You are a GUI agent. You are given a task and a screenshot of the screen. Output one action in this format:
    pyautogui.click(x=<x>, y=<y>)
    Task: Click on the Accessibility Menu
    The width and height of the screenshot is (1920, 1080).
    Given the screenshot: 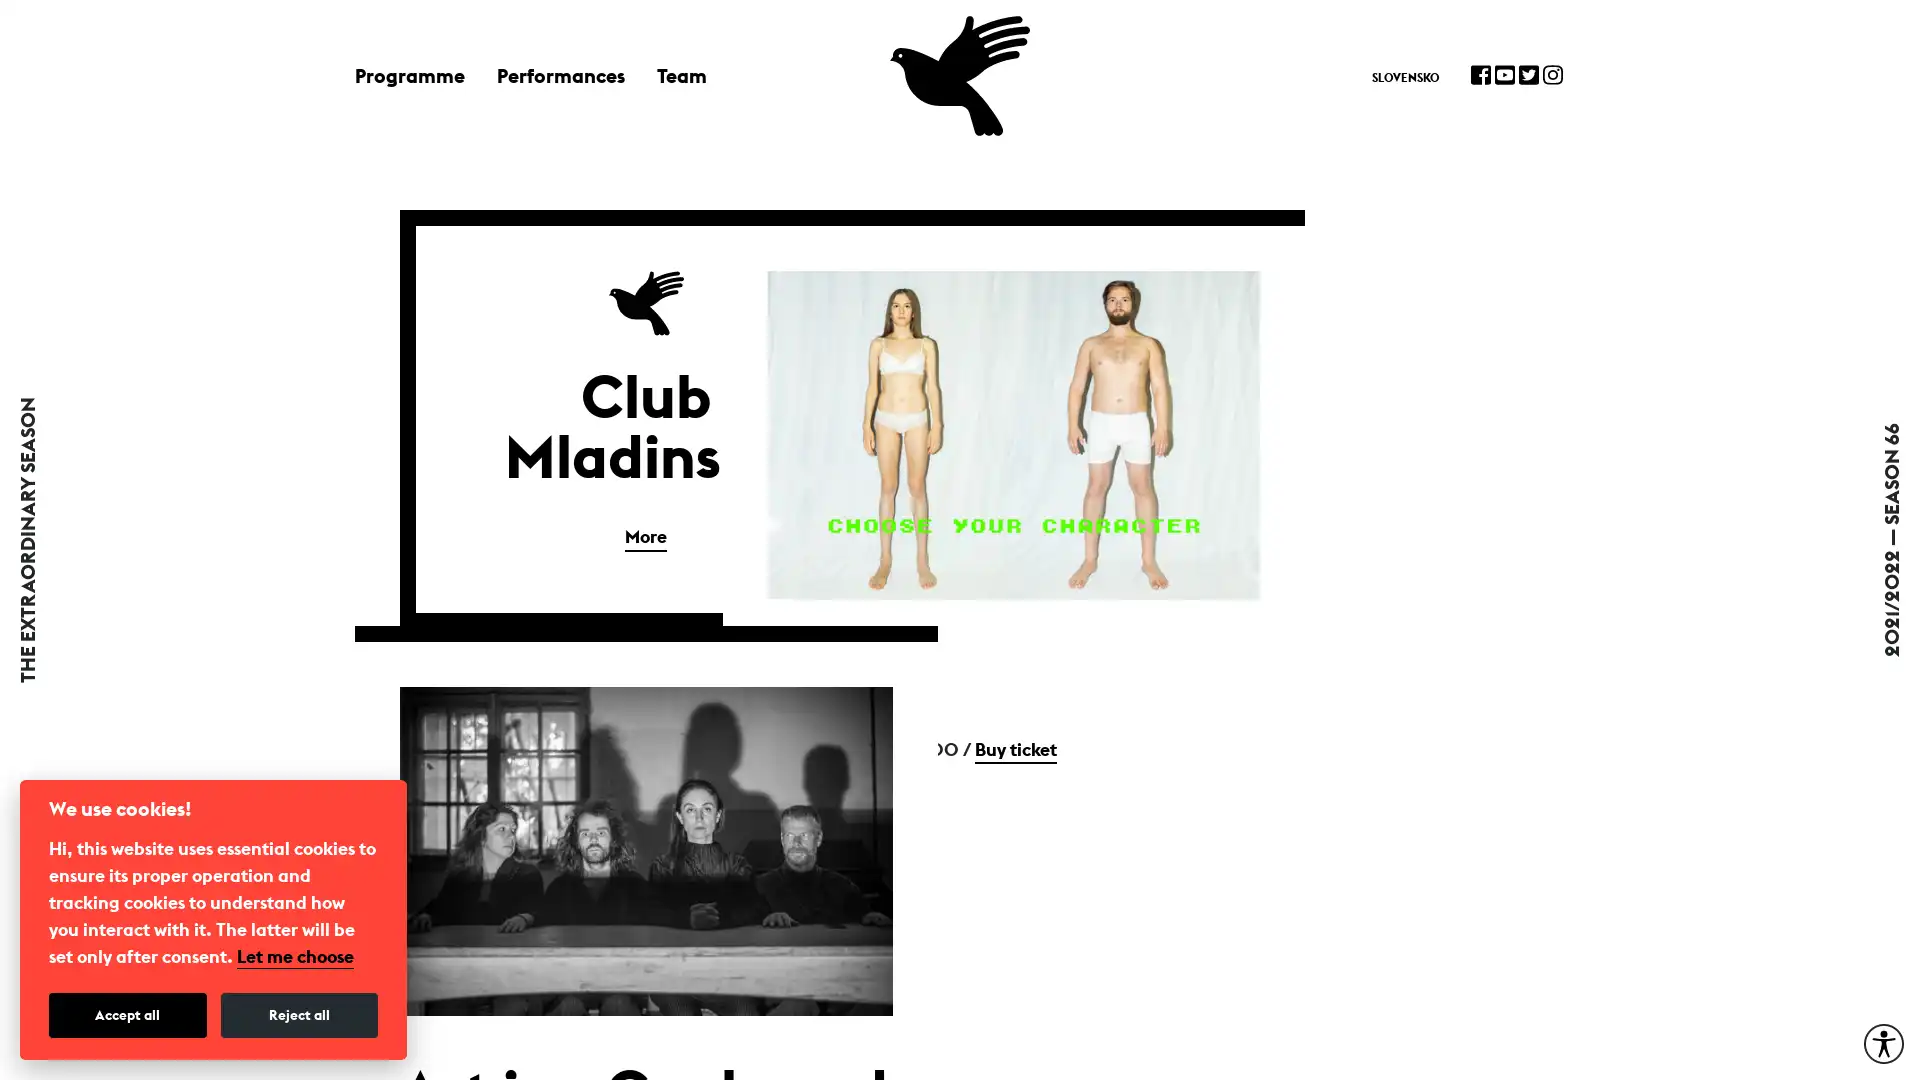 What is the action you would take?
    pyautogui.click(x=1882, y=1043)
    